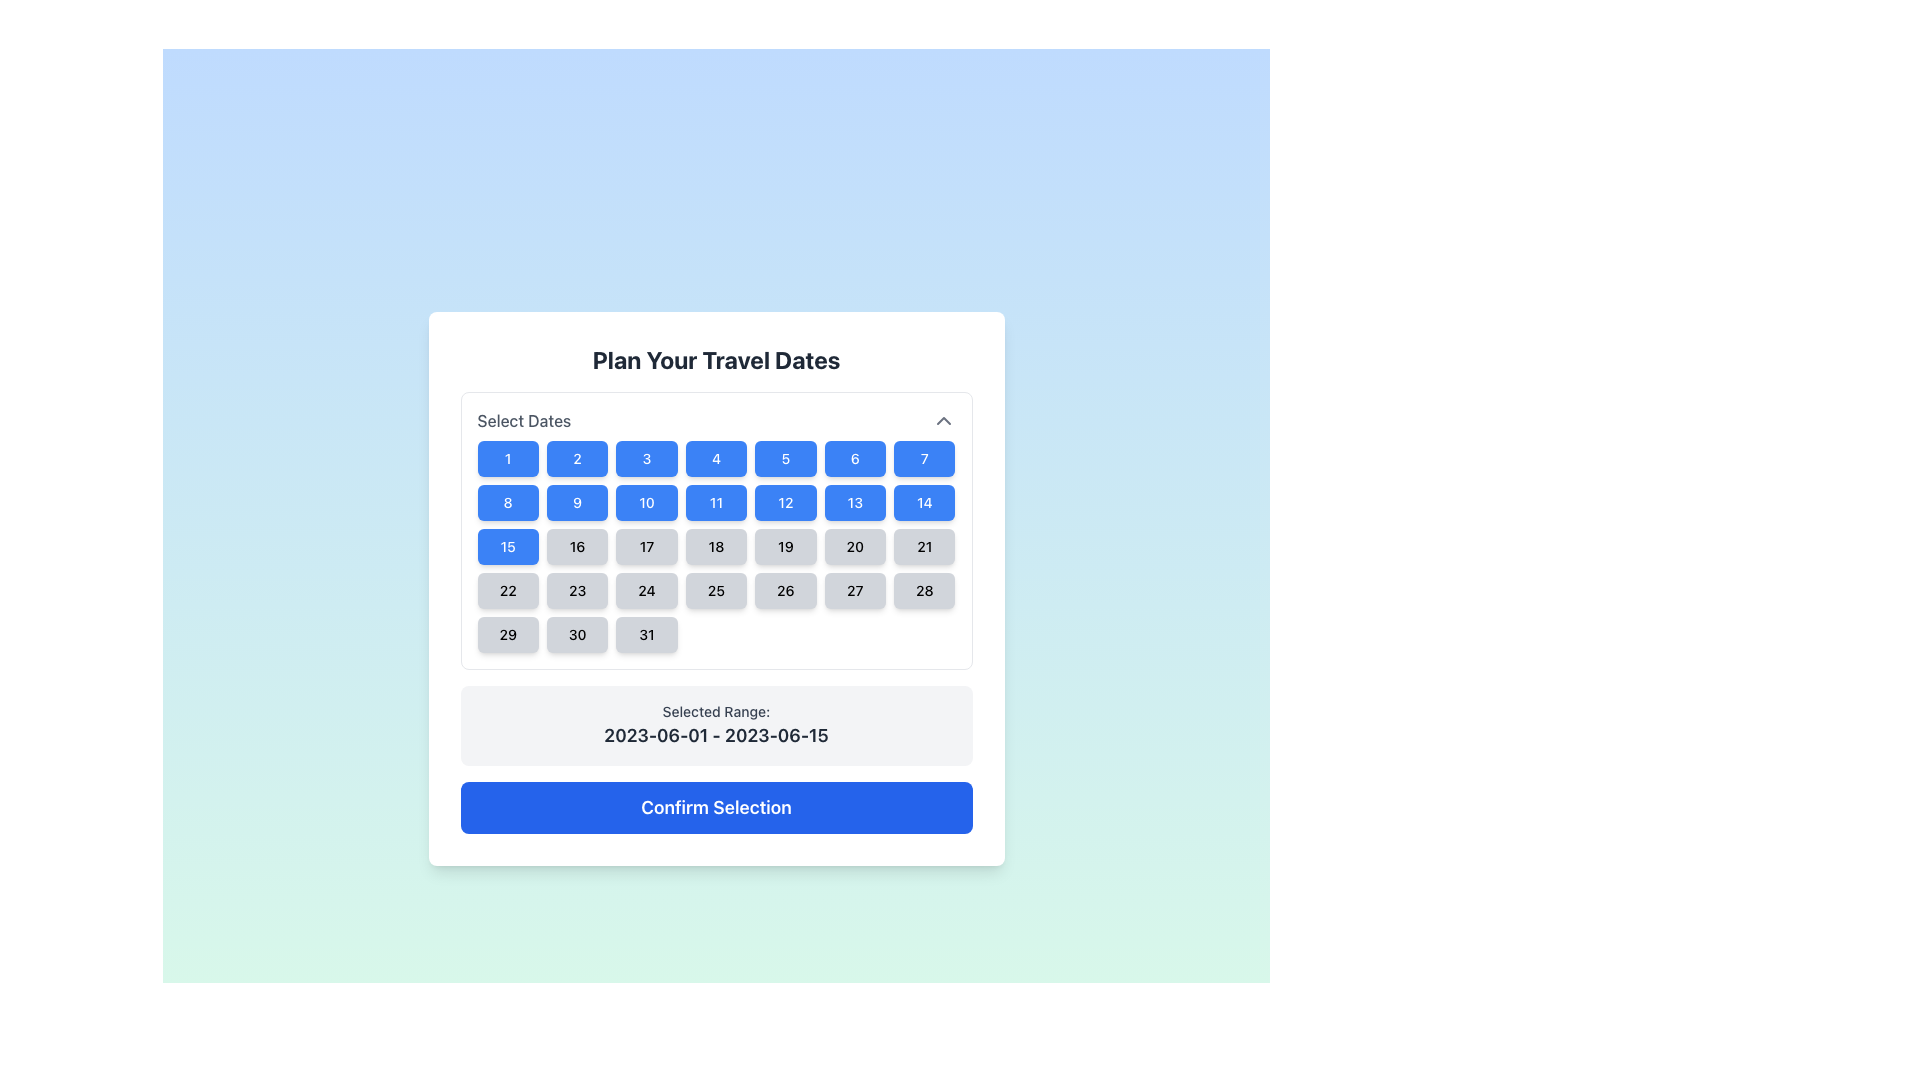 The width and height of the screenshot is (1920, 1080). What do you see at coordinates (923, 501) in the screenshot?
I see `the button representing the date 14 in the calendar-style date picker` at bounding box center [923, 501].